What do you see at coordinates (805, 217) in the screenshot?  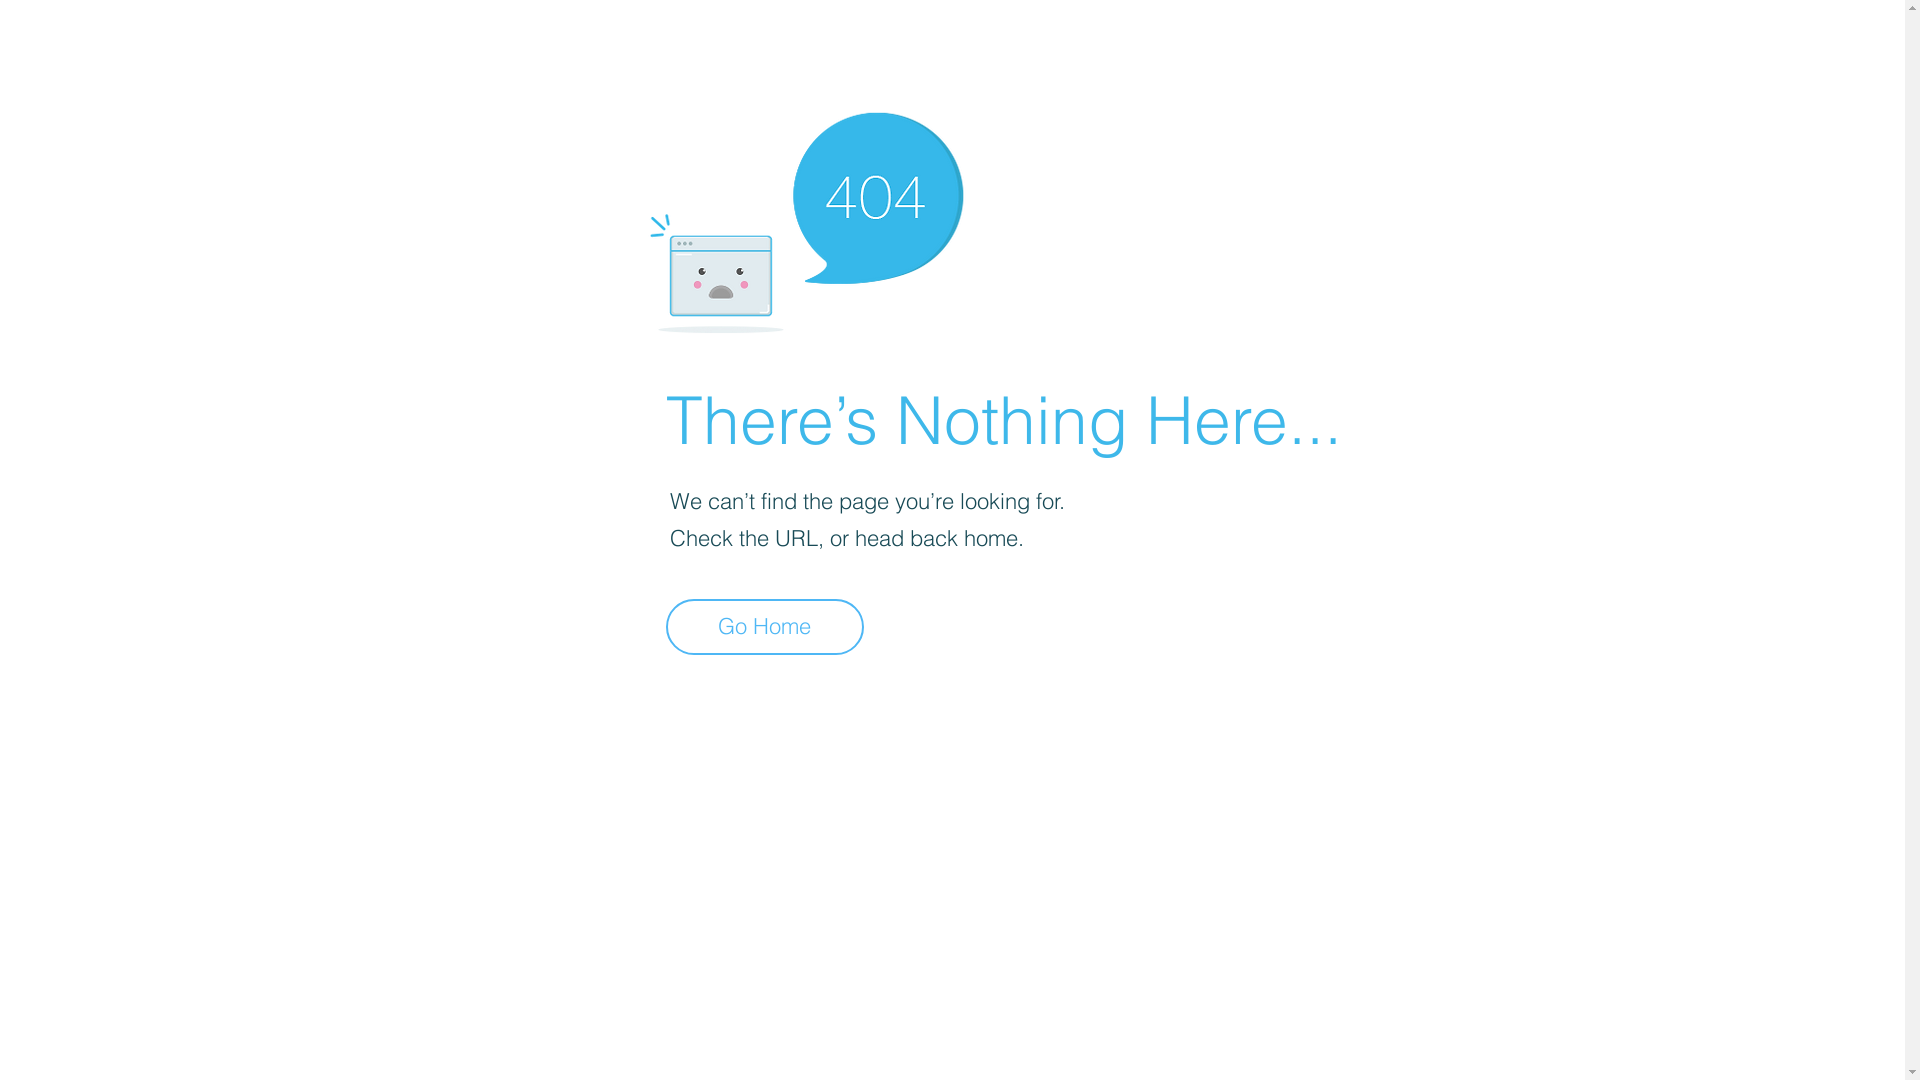 I see `'404-icon_2.png'` at bounding box center [805, 217].